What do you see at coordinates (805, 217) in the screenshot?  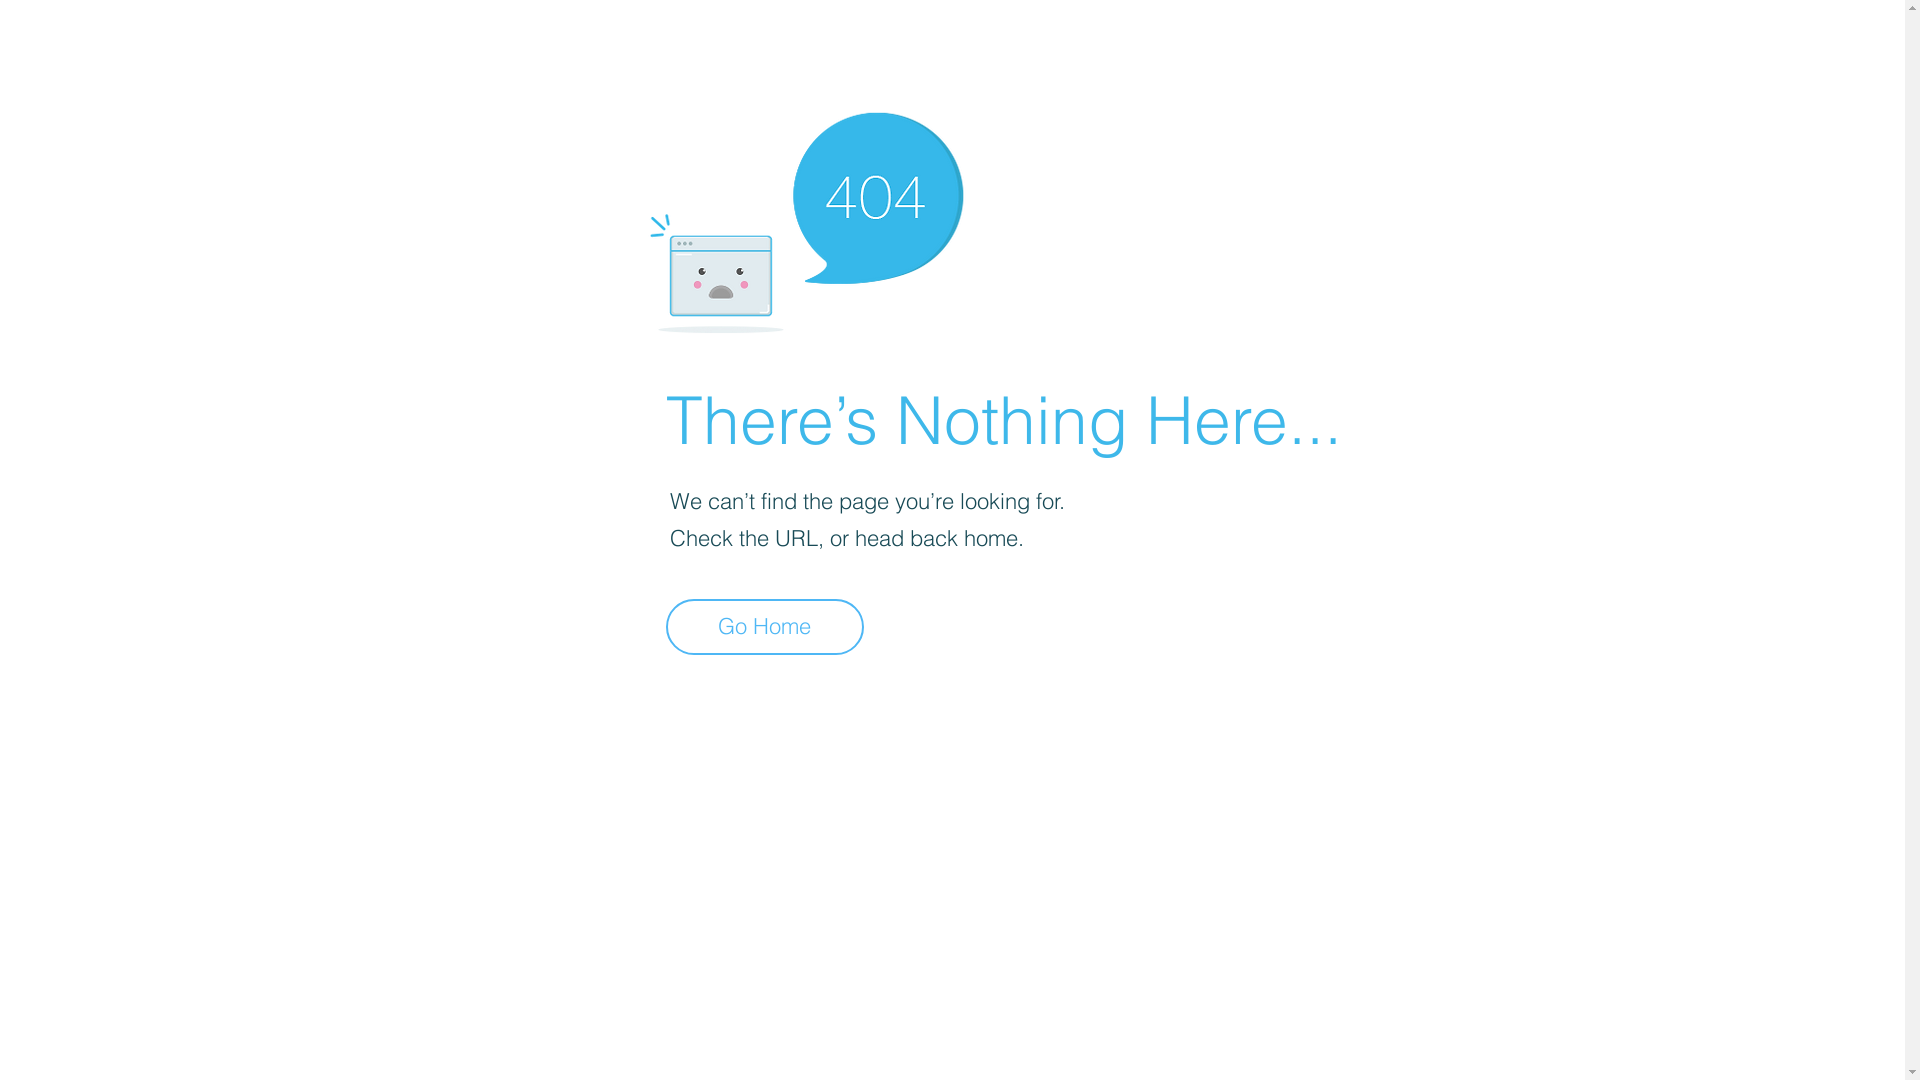 I see `'404-icon_2.png'` at bounding box center [805, 217].